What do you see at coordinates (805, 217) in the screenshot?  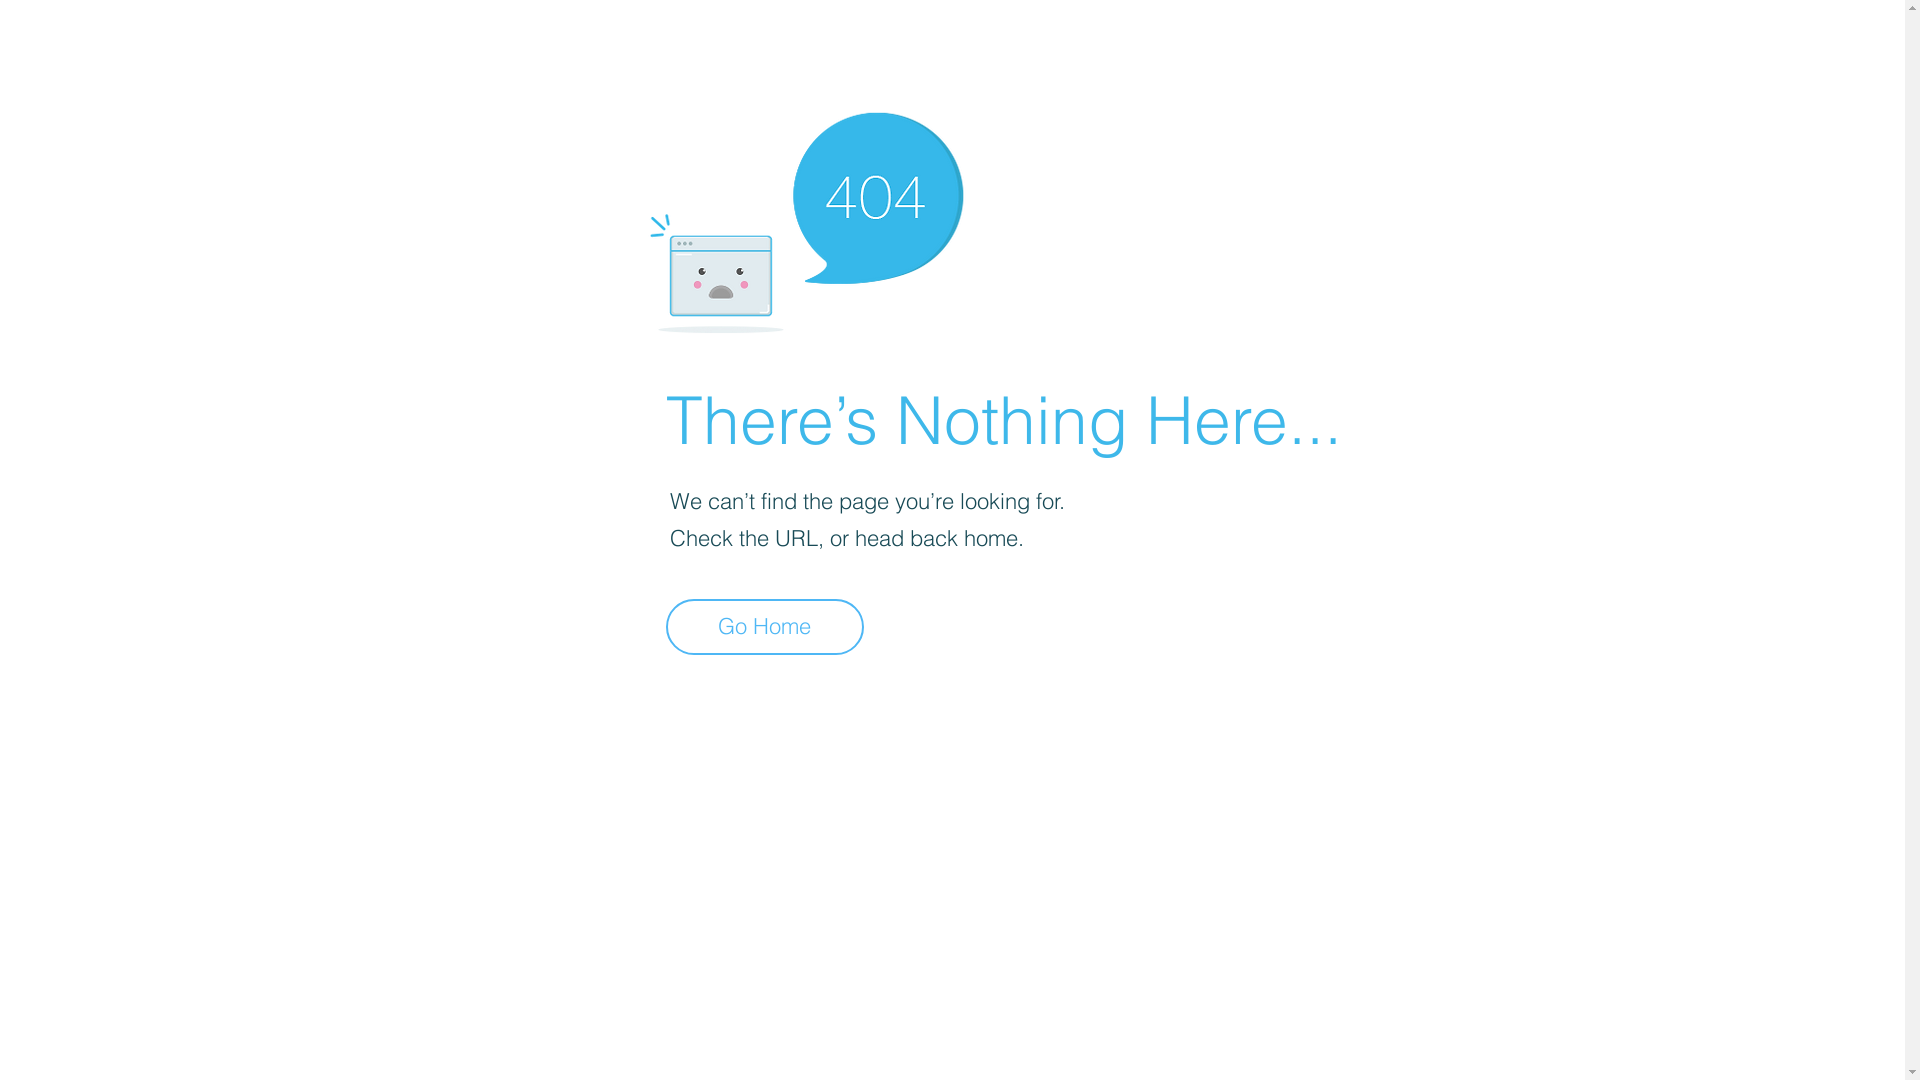 I see `'404-icon_2.png'` at bounding box center [805, 217].